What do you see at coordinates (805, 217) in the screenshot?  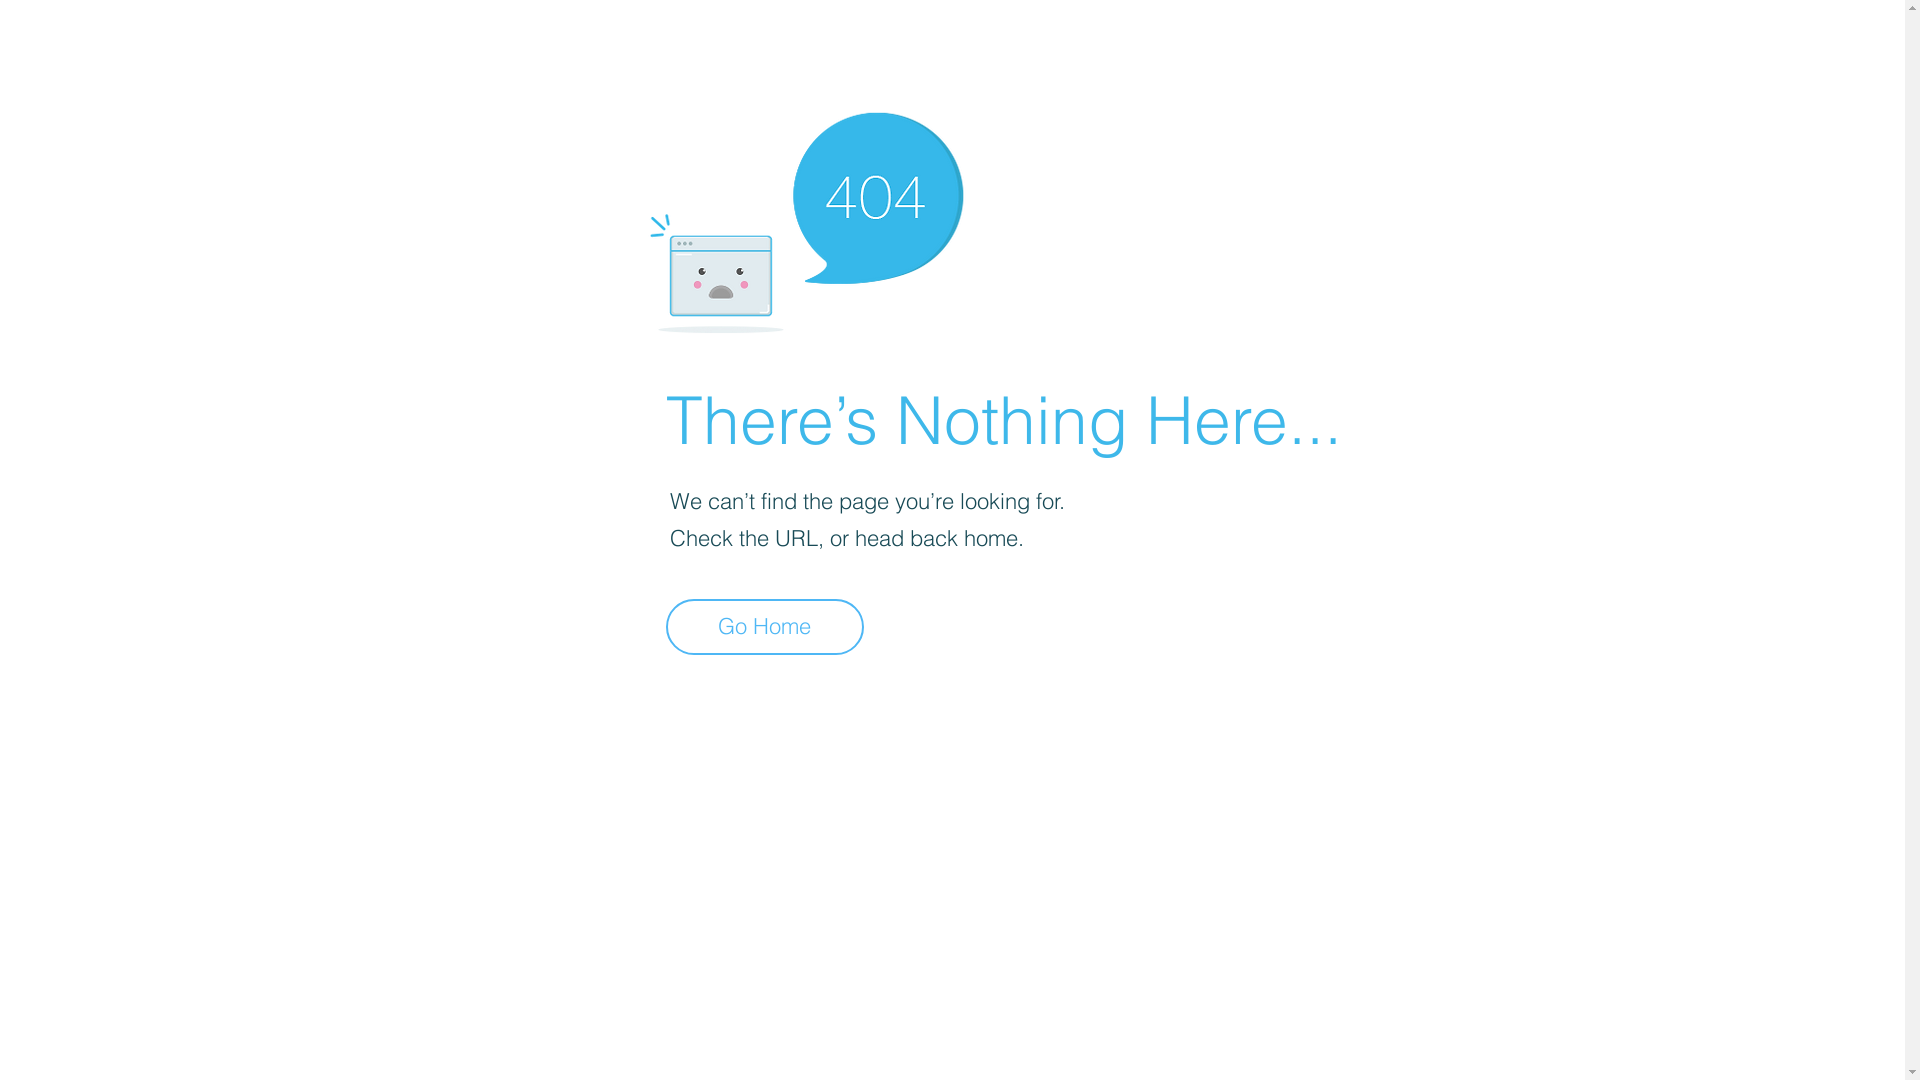 I see `'404-icon_2.png'` at bounding box center [805, 217].